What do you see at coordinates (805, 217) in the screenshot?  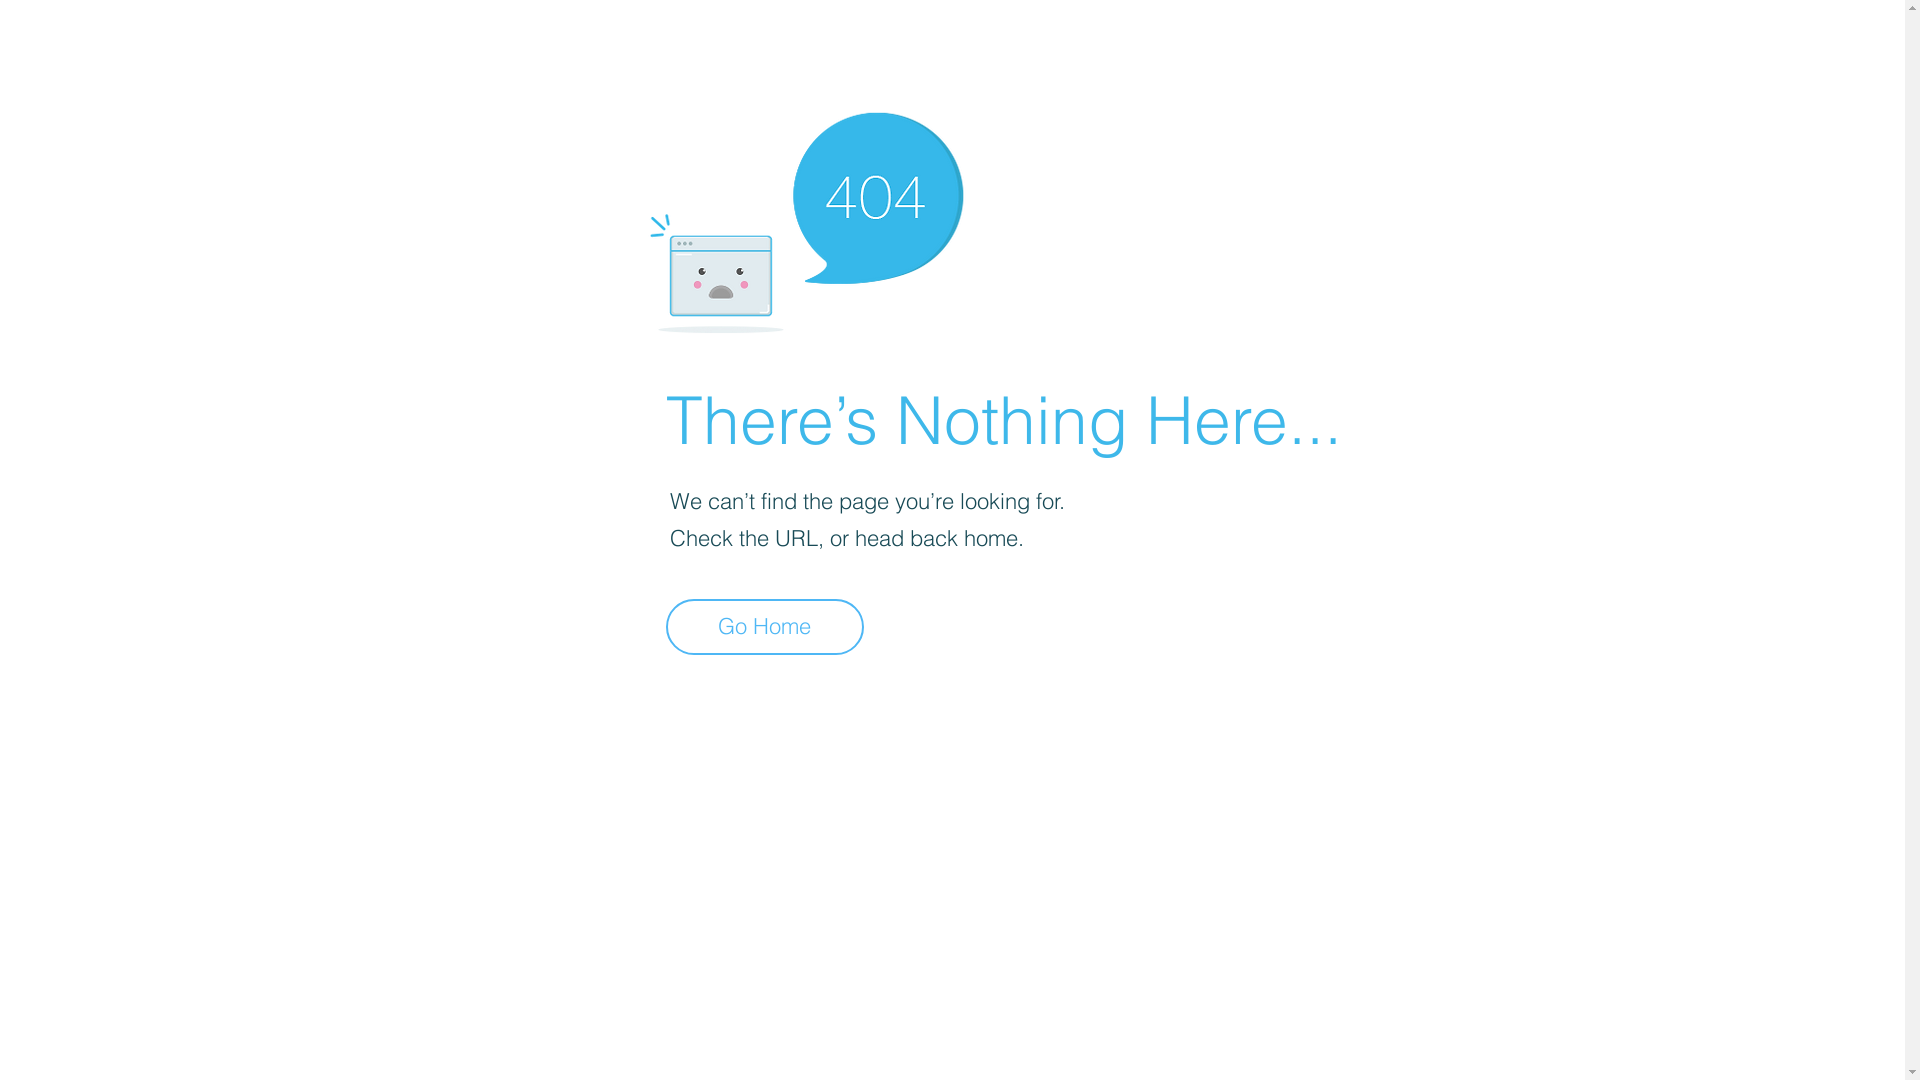 I see `'404-icon_2.png'` at bounding box center [805, 217].